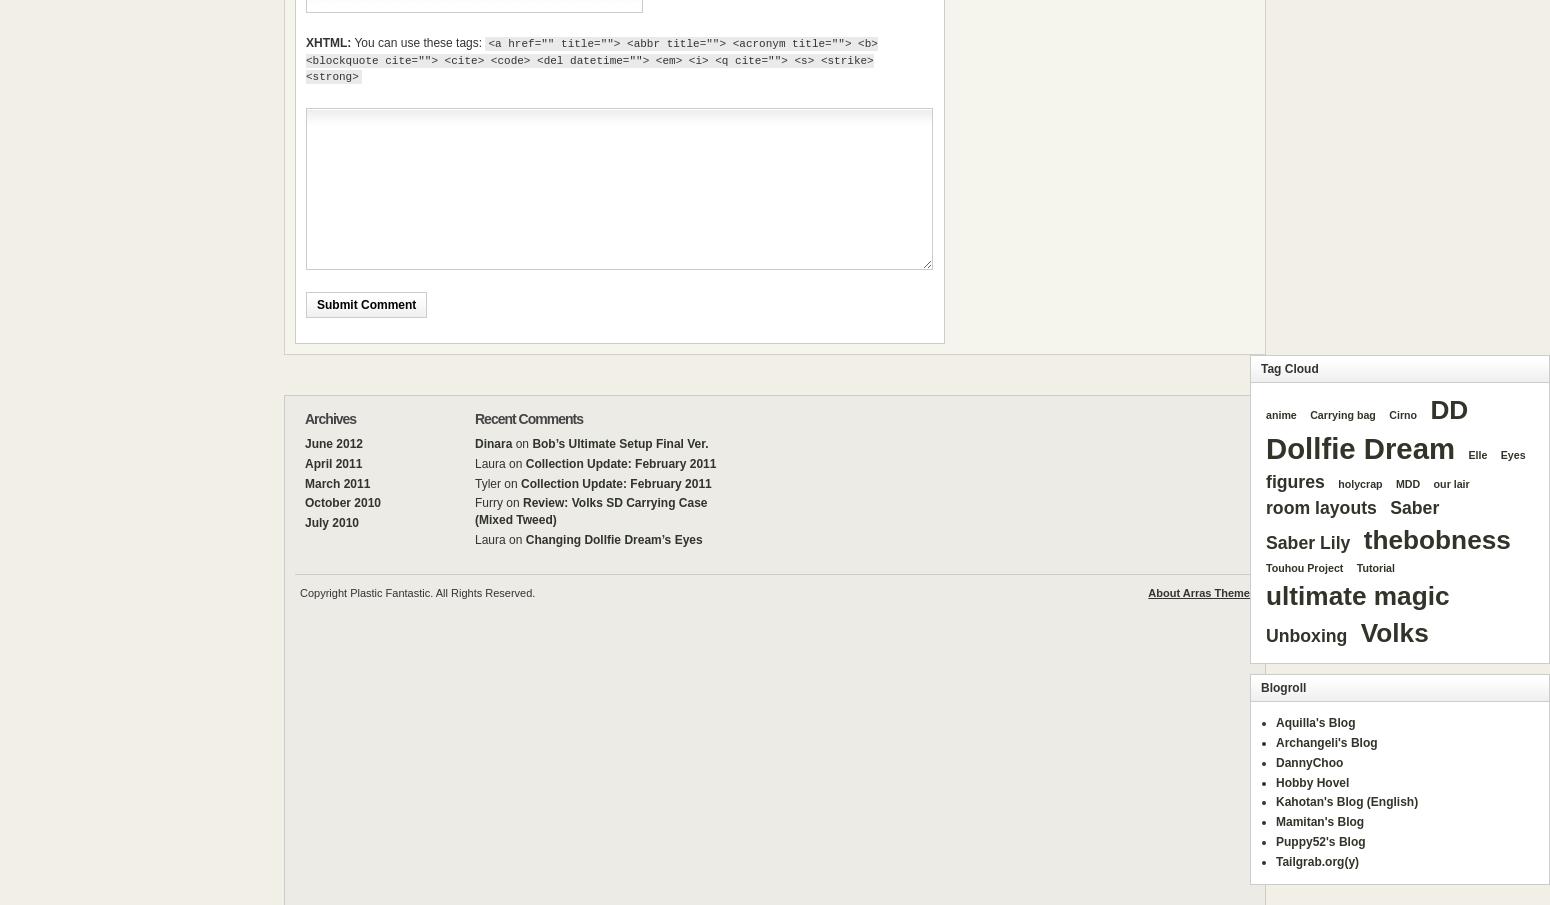 The width and height of the screenshot is (1550, 905). What do you see at coordinates (331, 521) in the screenshot?
I see `'July 2010'` at bounding box center [331, 521].